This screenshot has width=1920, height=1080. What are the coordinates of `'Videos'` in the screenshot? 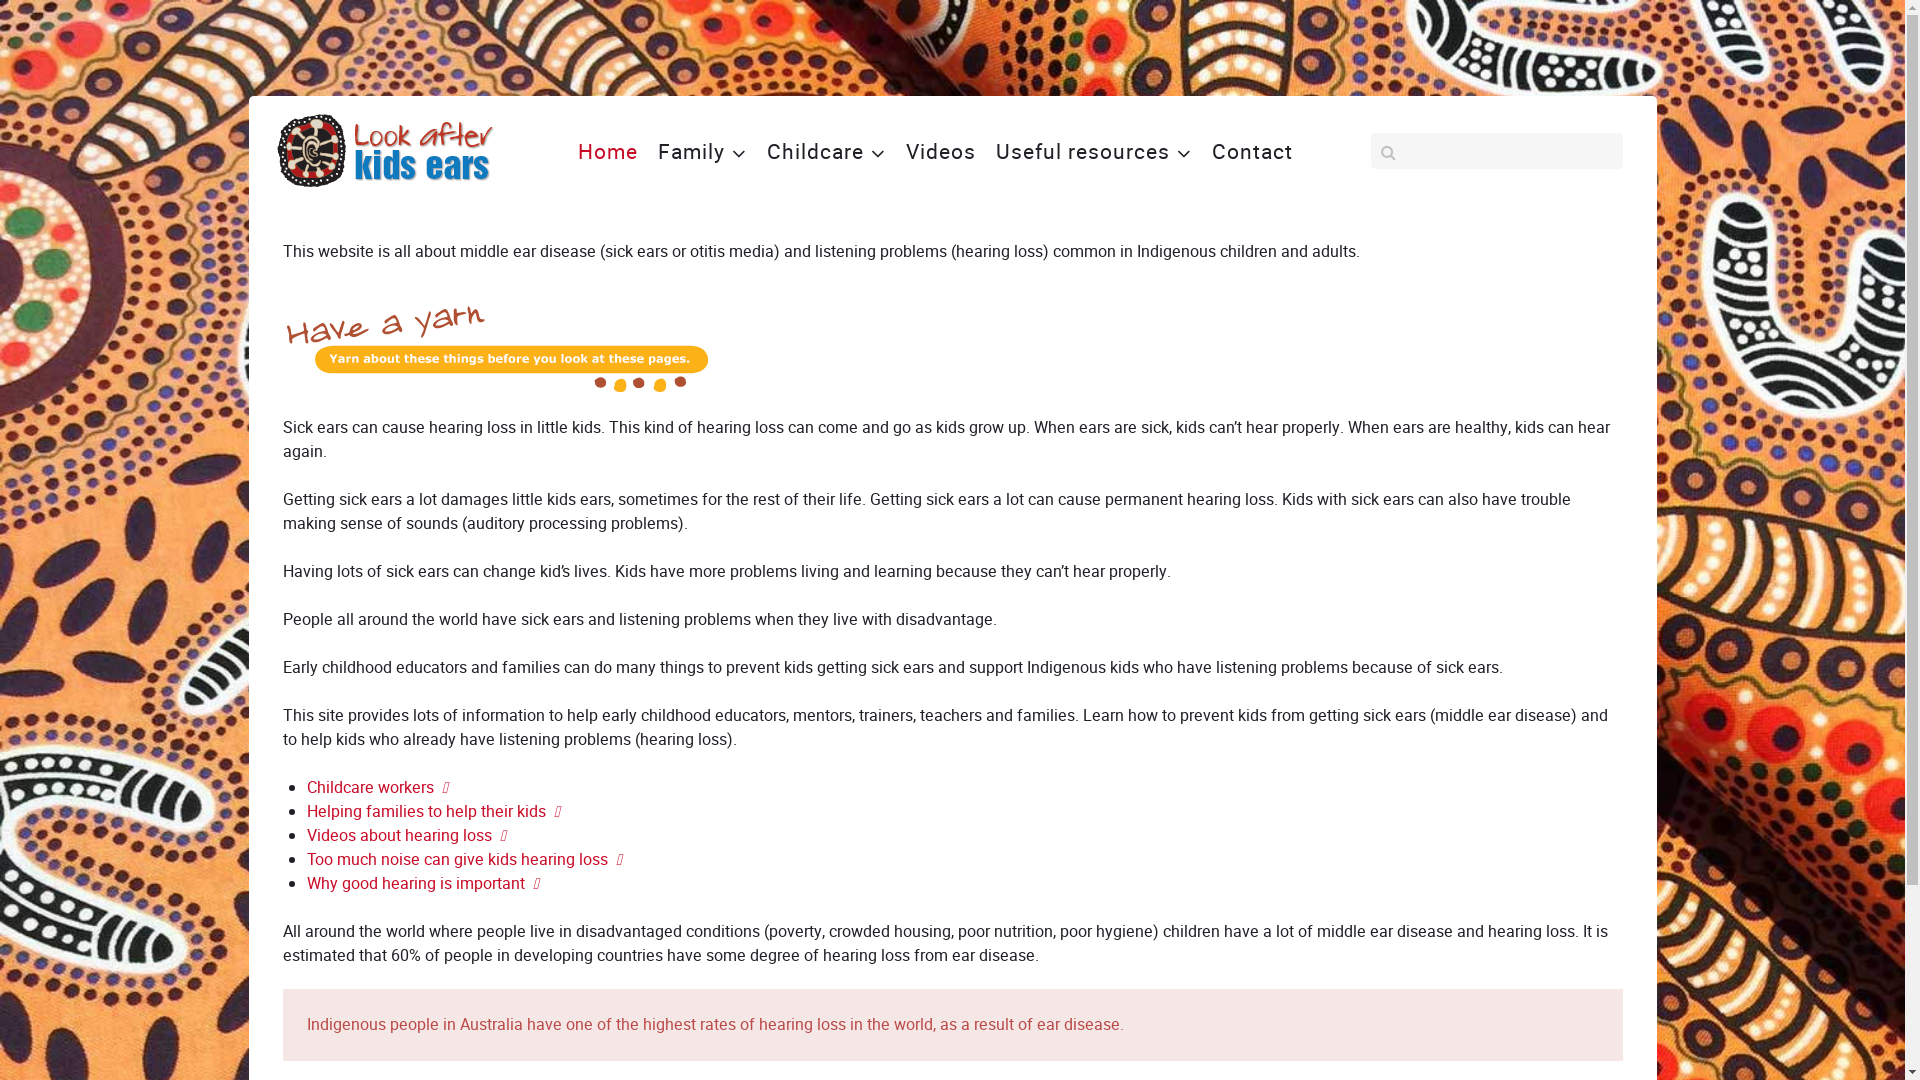 It's located at (939, 149).